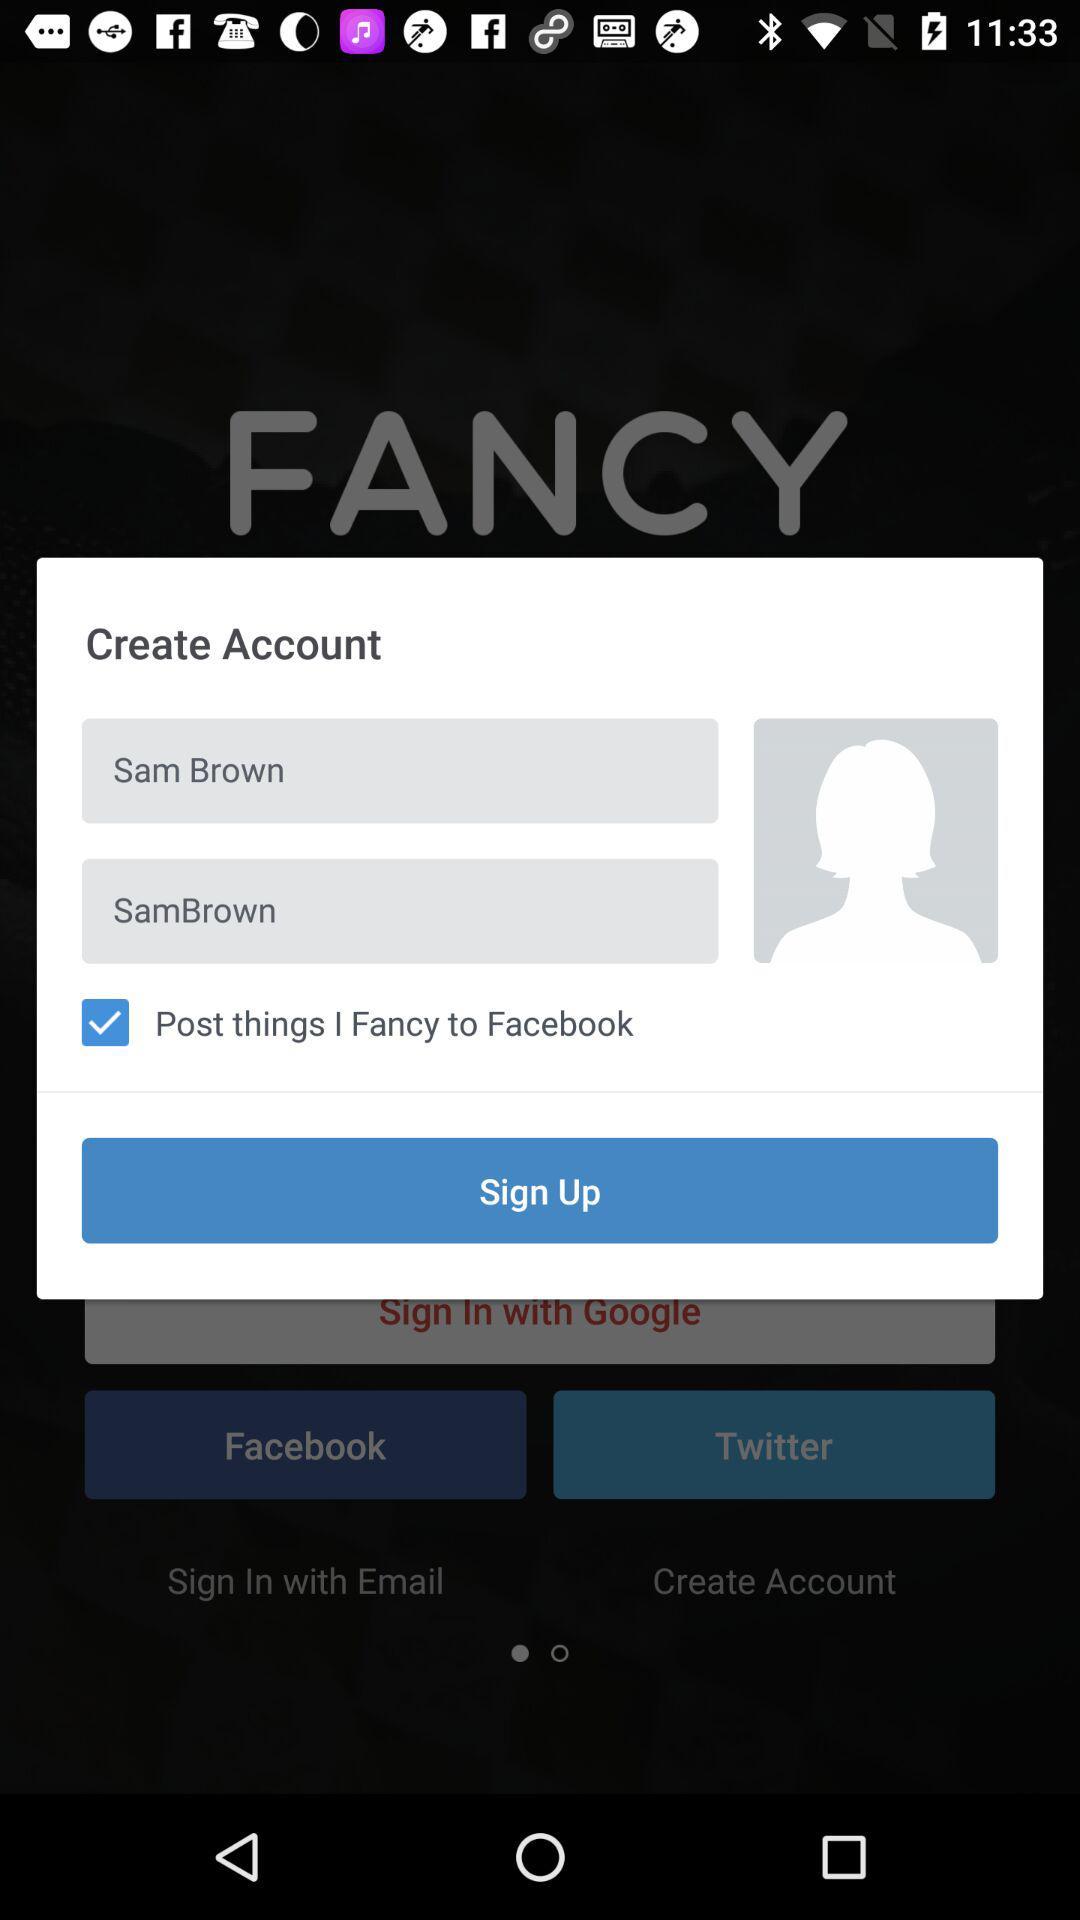  I want to click on item on the right, so click(874, 840).